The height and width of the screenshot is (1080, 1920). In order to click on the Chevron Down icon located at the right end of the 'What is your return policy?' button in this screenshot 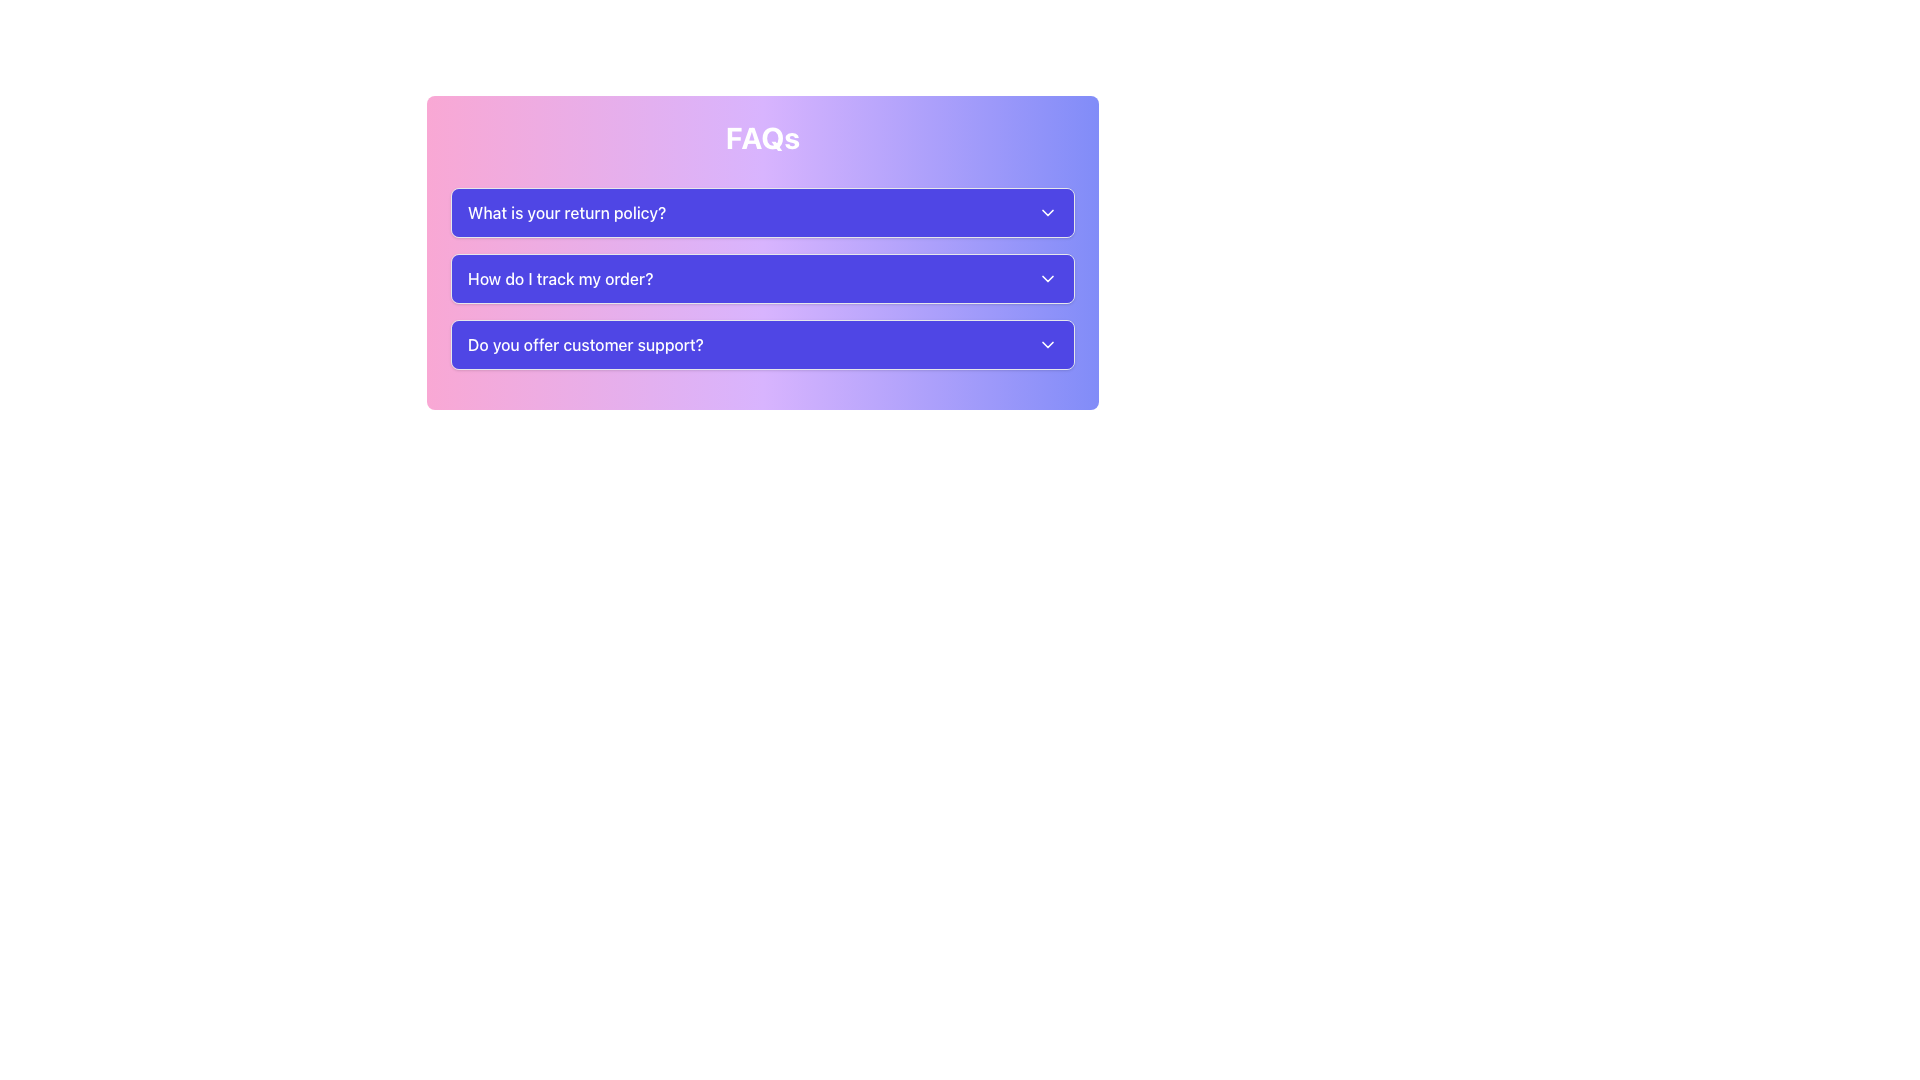, I will do `click(1046, 212)`.